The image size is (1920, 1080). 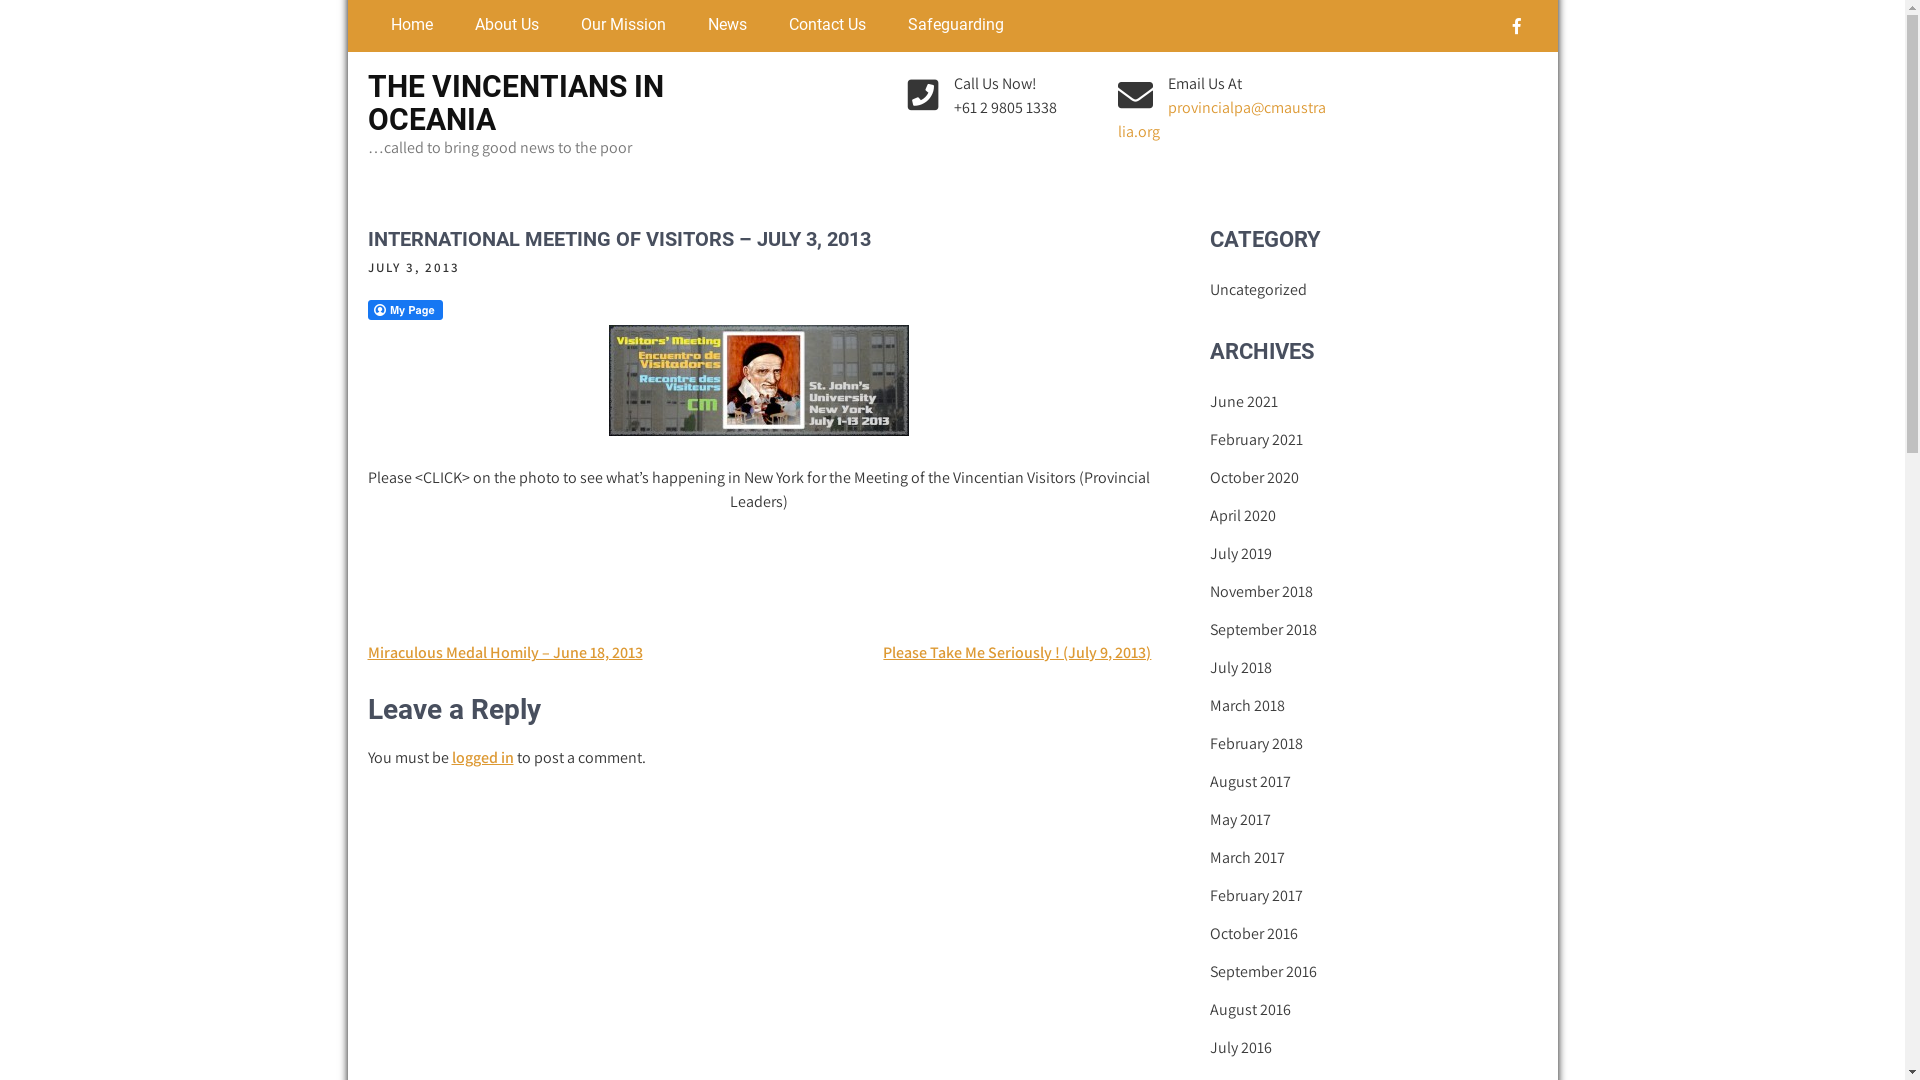 What do you see at coordinates (1208, 820) in the screenshot?
I see `'May 2017'` at bounding box center [1208, 820].